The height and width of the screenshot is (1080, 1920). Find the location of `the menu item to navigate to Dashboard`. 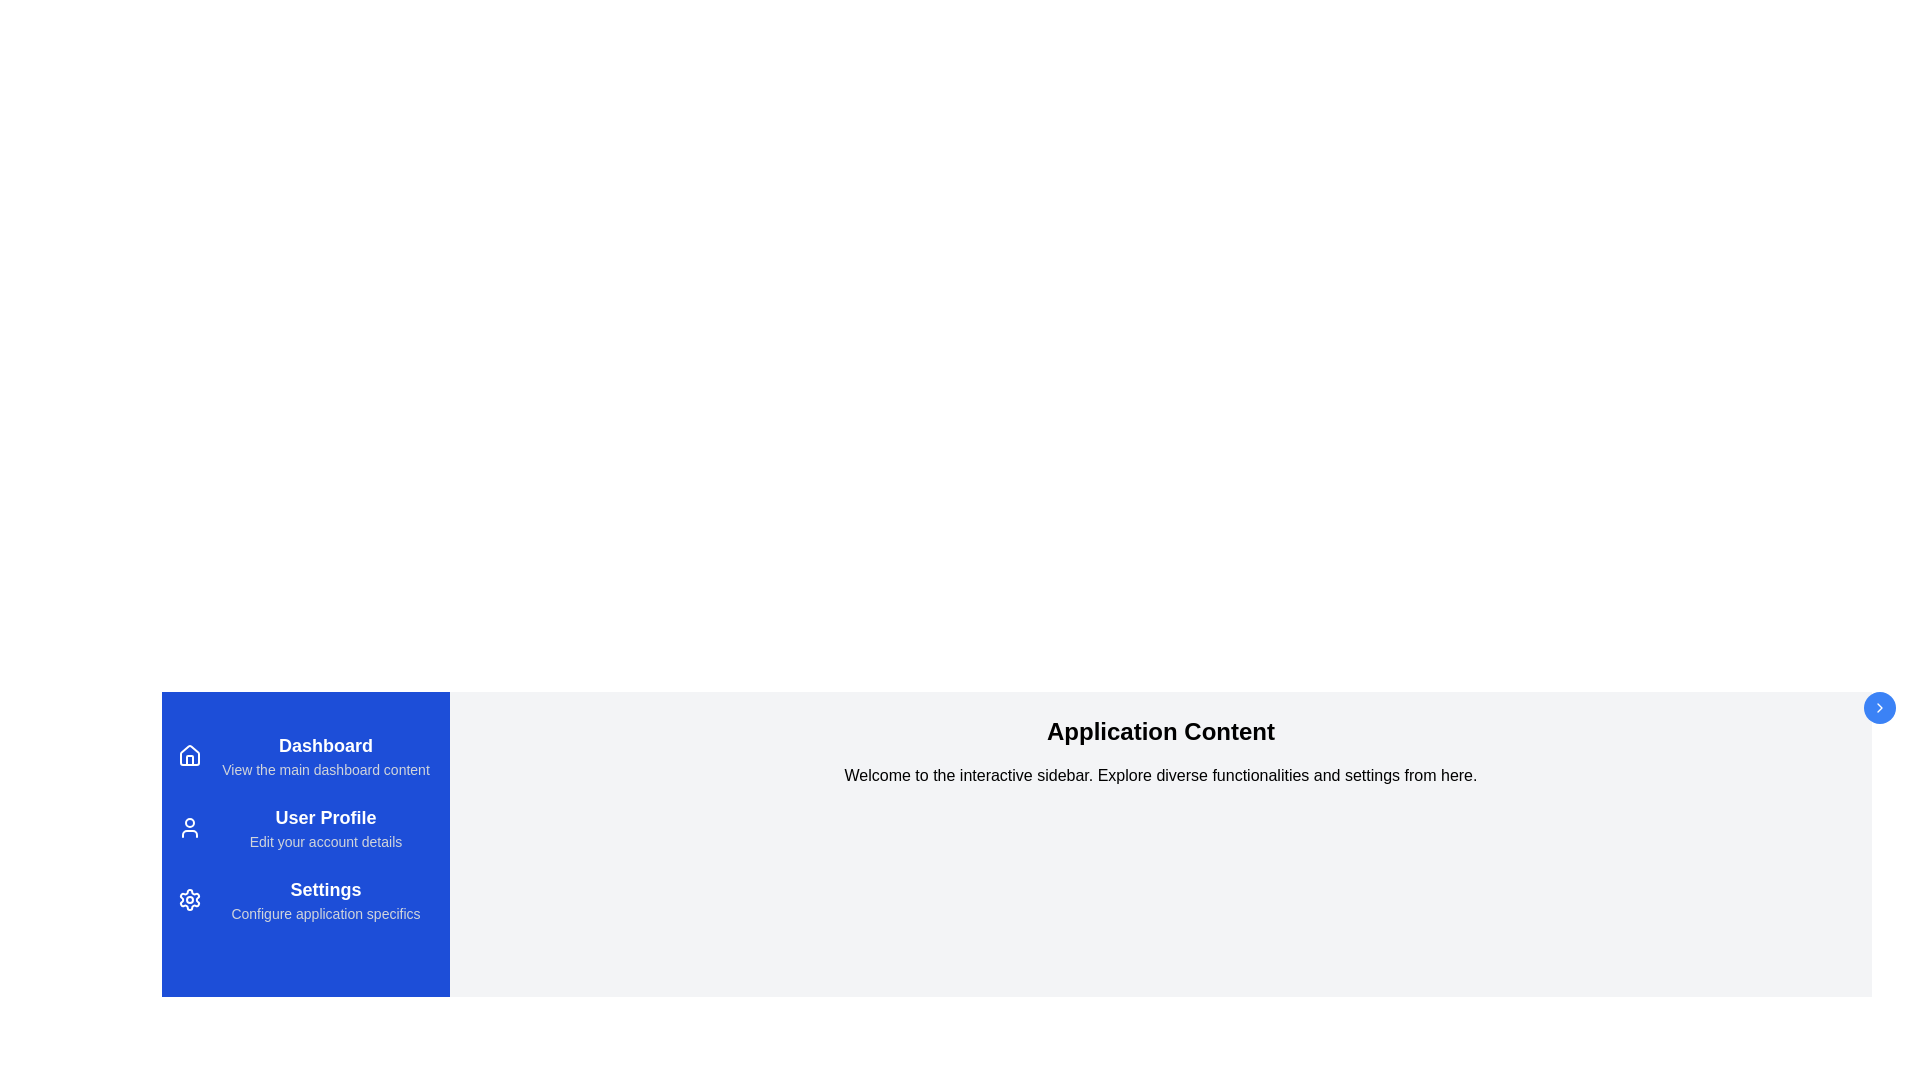

the menu item to navigate to Dashboard is located at coordinates (305, 756).